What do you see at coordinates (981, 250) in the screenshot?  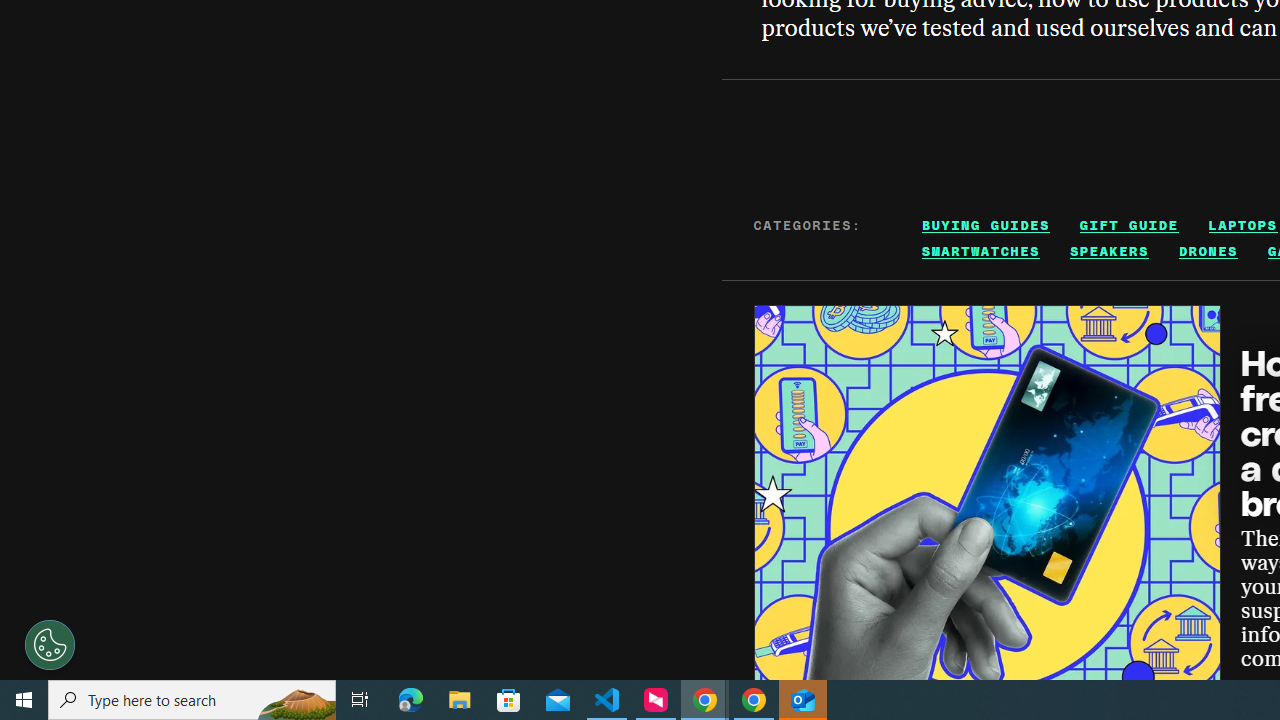 I see `'SMARTWATCHES'` at bounding box center [981, 250].